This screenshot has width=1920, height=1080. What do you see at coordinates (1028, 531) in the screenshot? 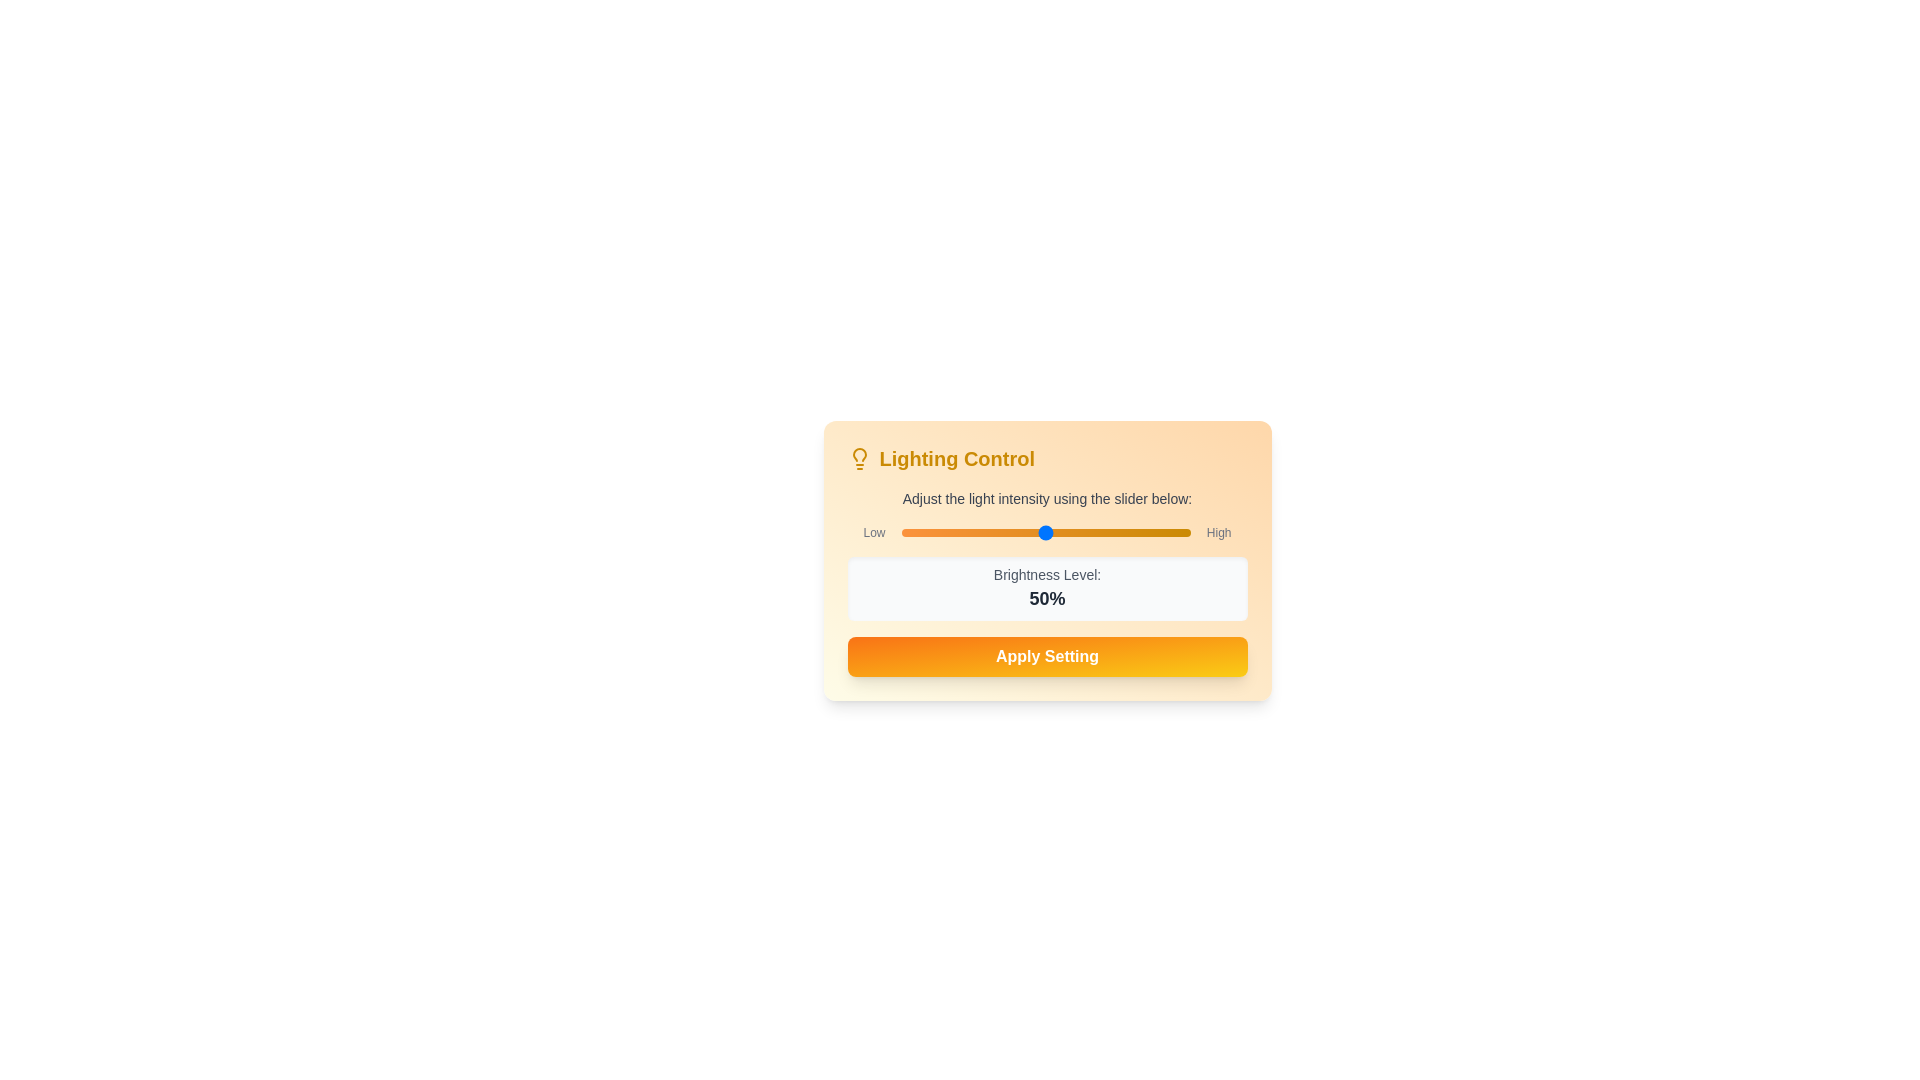
I see `brightness` at bounding box center [1028, 531].